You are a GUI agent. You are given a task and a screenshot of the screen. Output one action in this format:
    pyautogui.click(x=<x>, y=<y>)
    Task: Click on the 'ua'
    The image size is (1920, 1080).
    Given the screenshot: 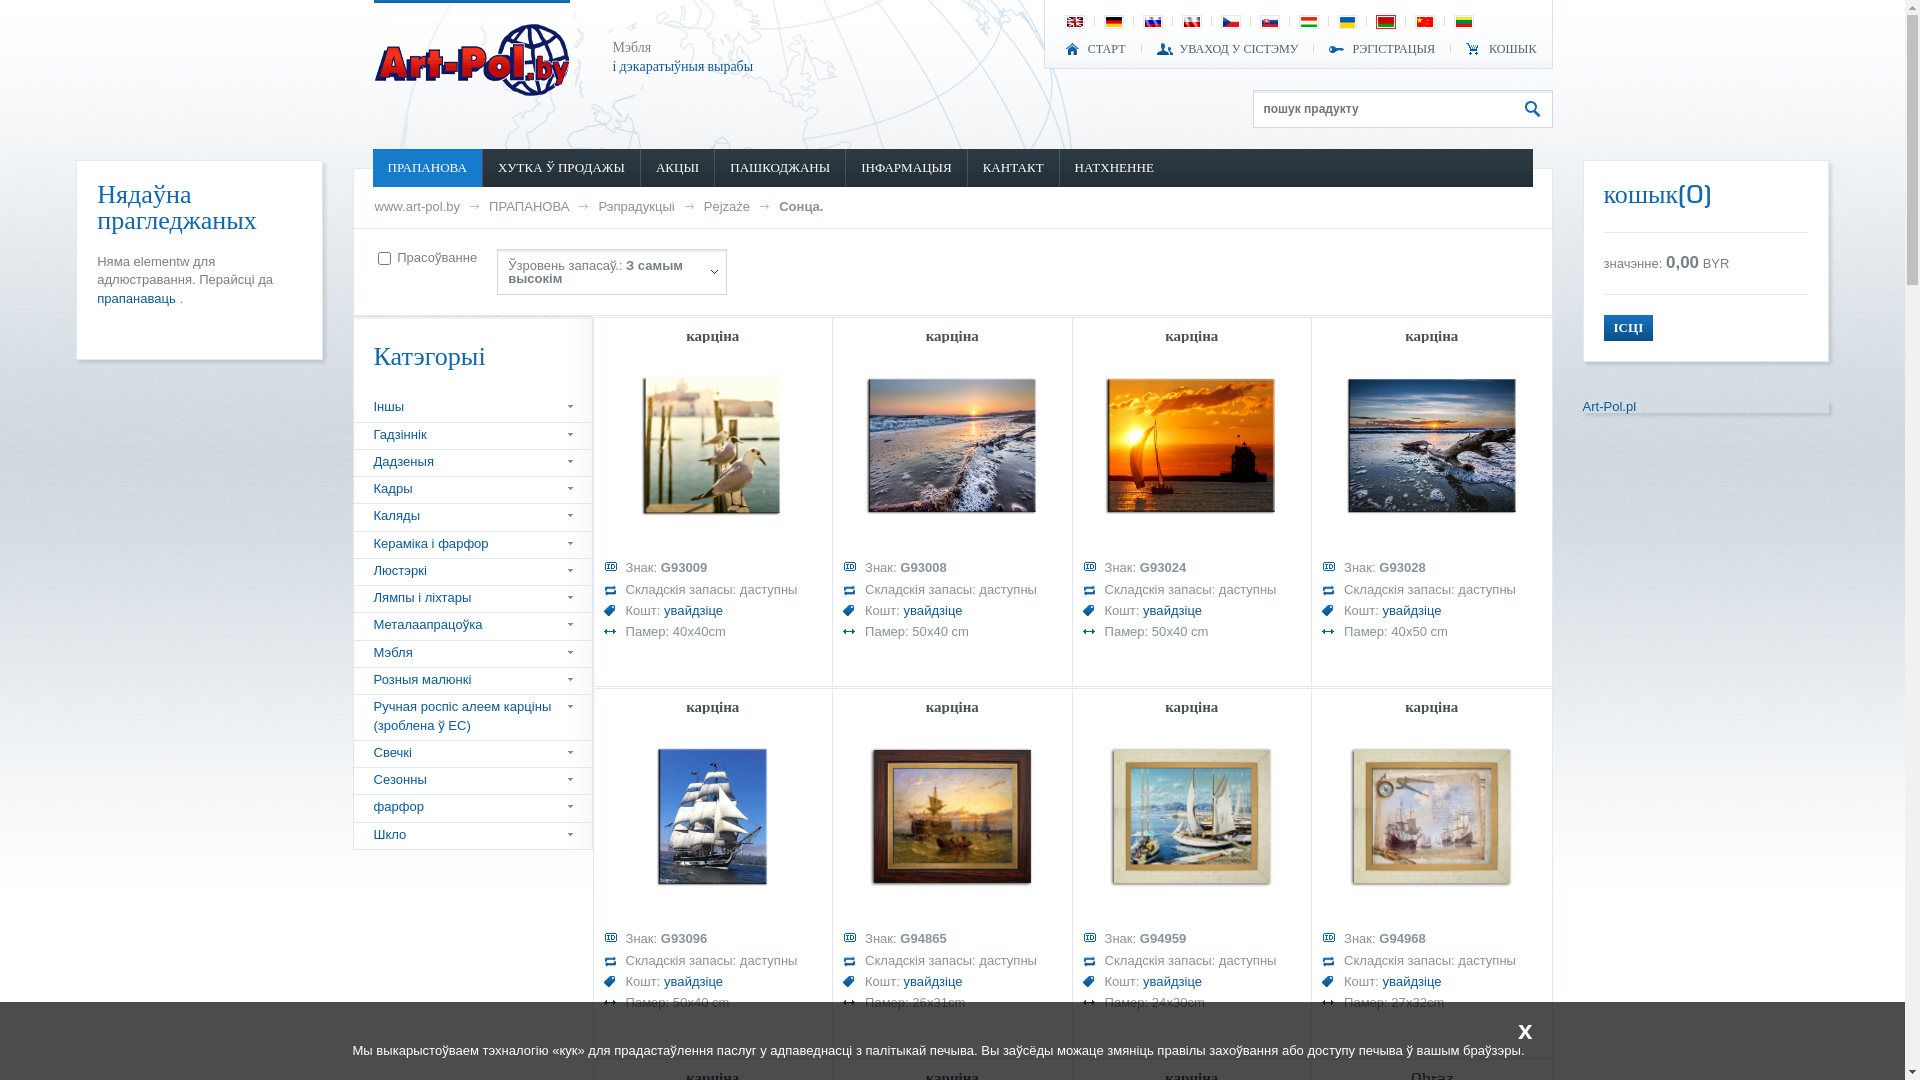 What is the action you would take?
    pyautogui.click(x=1339, y=22)
    